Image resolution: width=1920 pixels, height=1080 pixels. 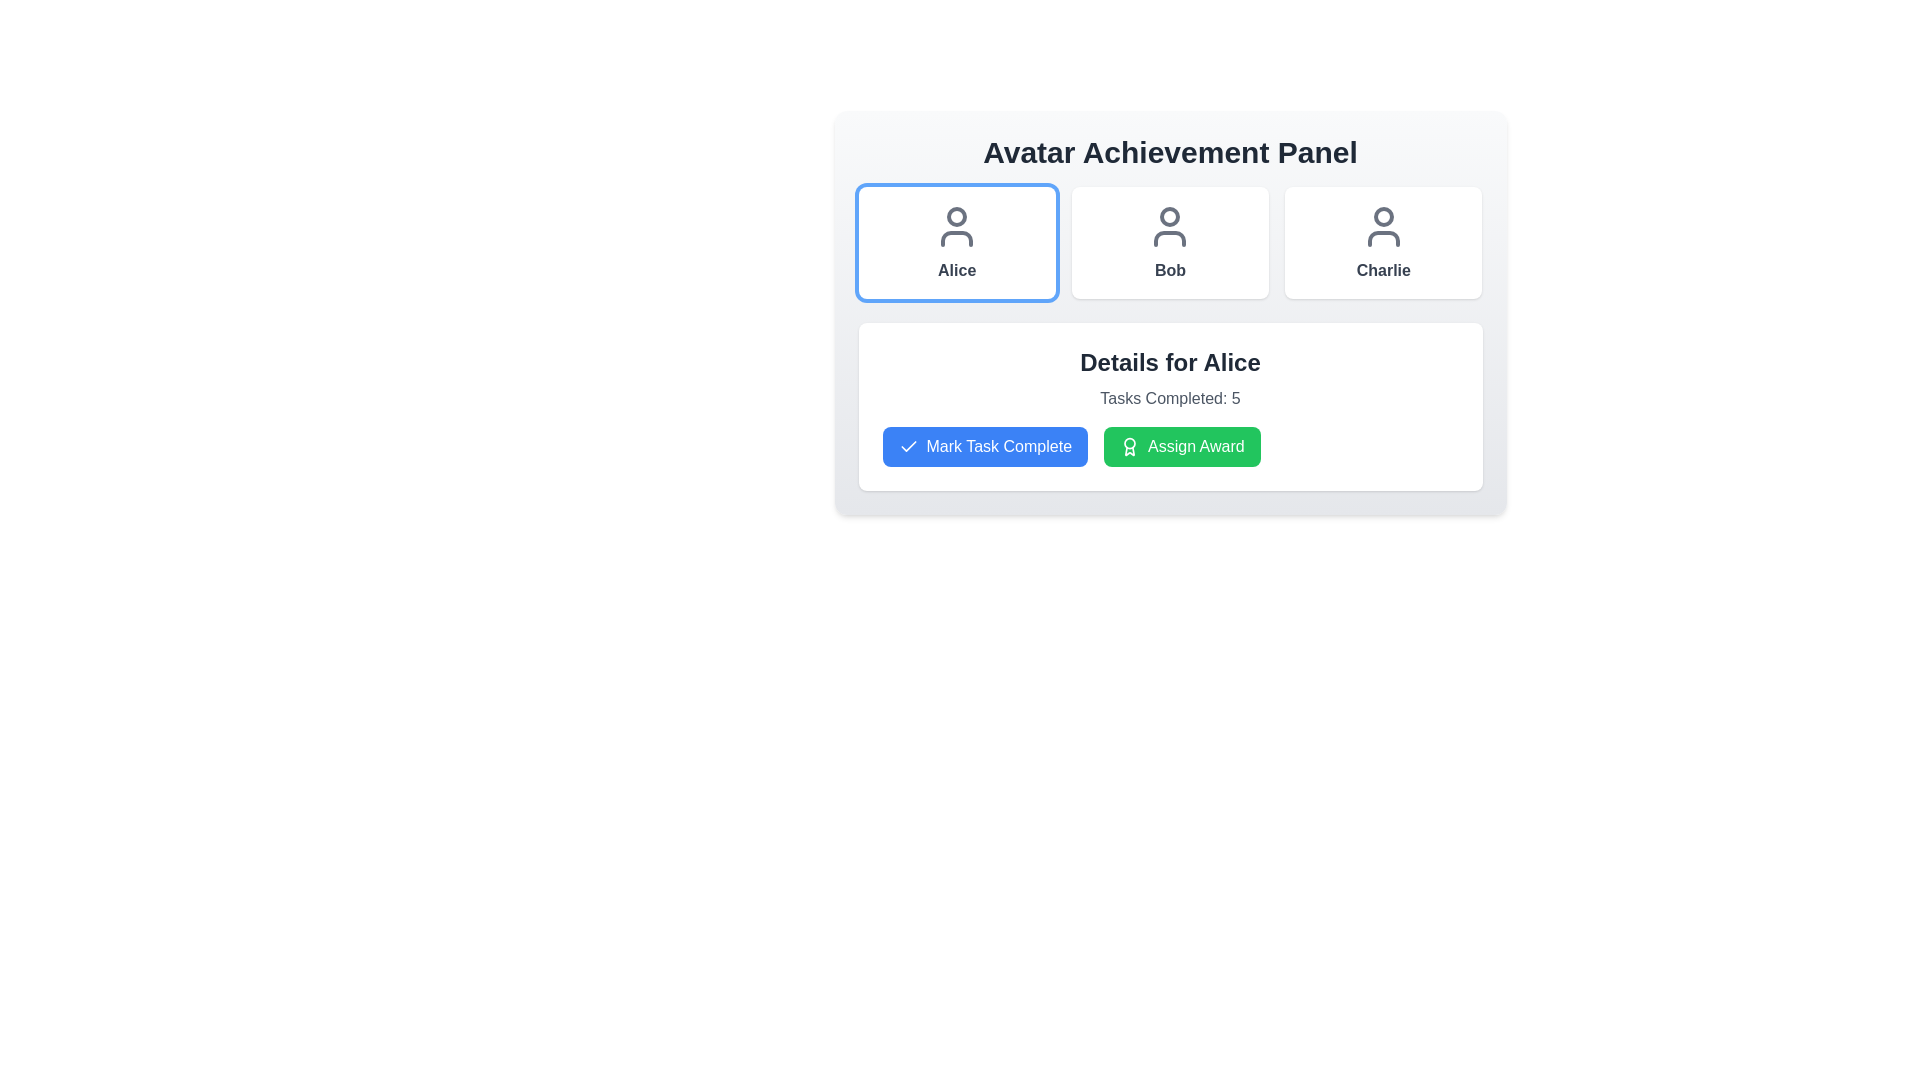 What do you see at coordinates (1170, 242) in the screenshot?
I see `the Profile card representing 'Bob' in the grid of profile cards below the 'Avatar Achievement Panel'` at bounding box center [1170, 242].